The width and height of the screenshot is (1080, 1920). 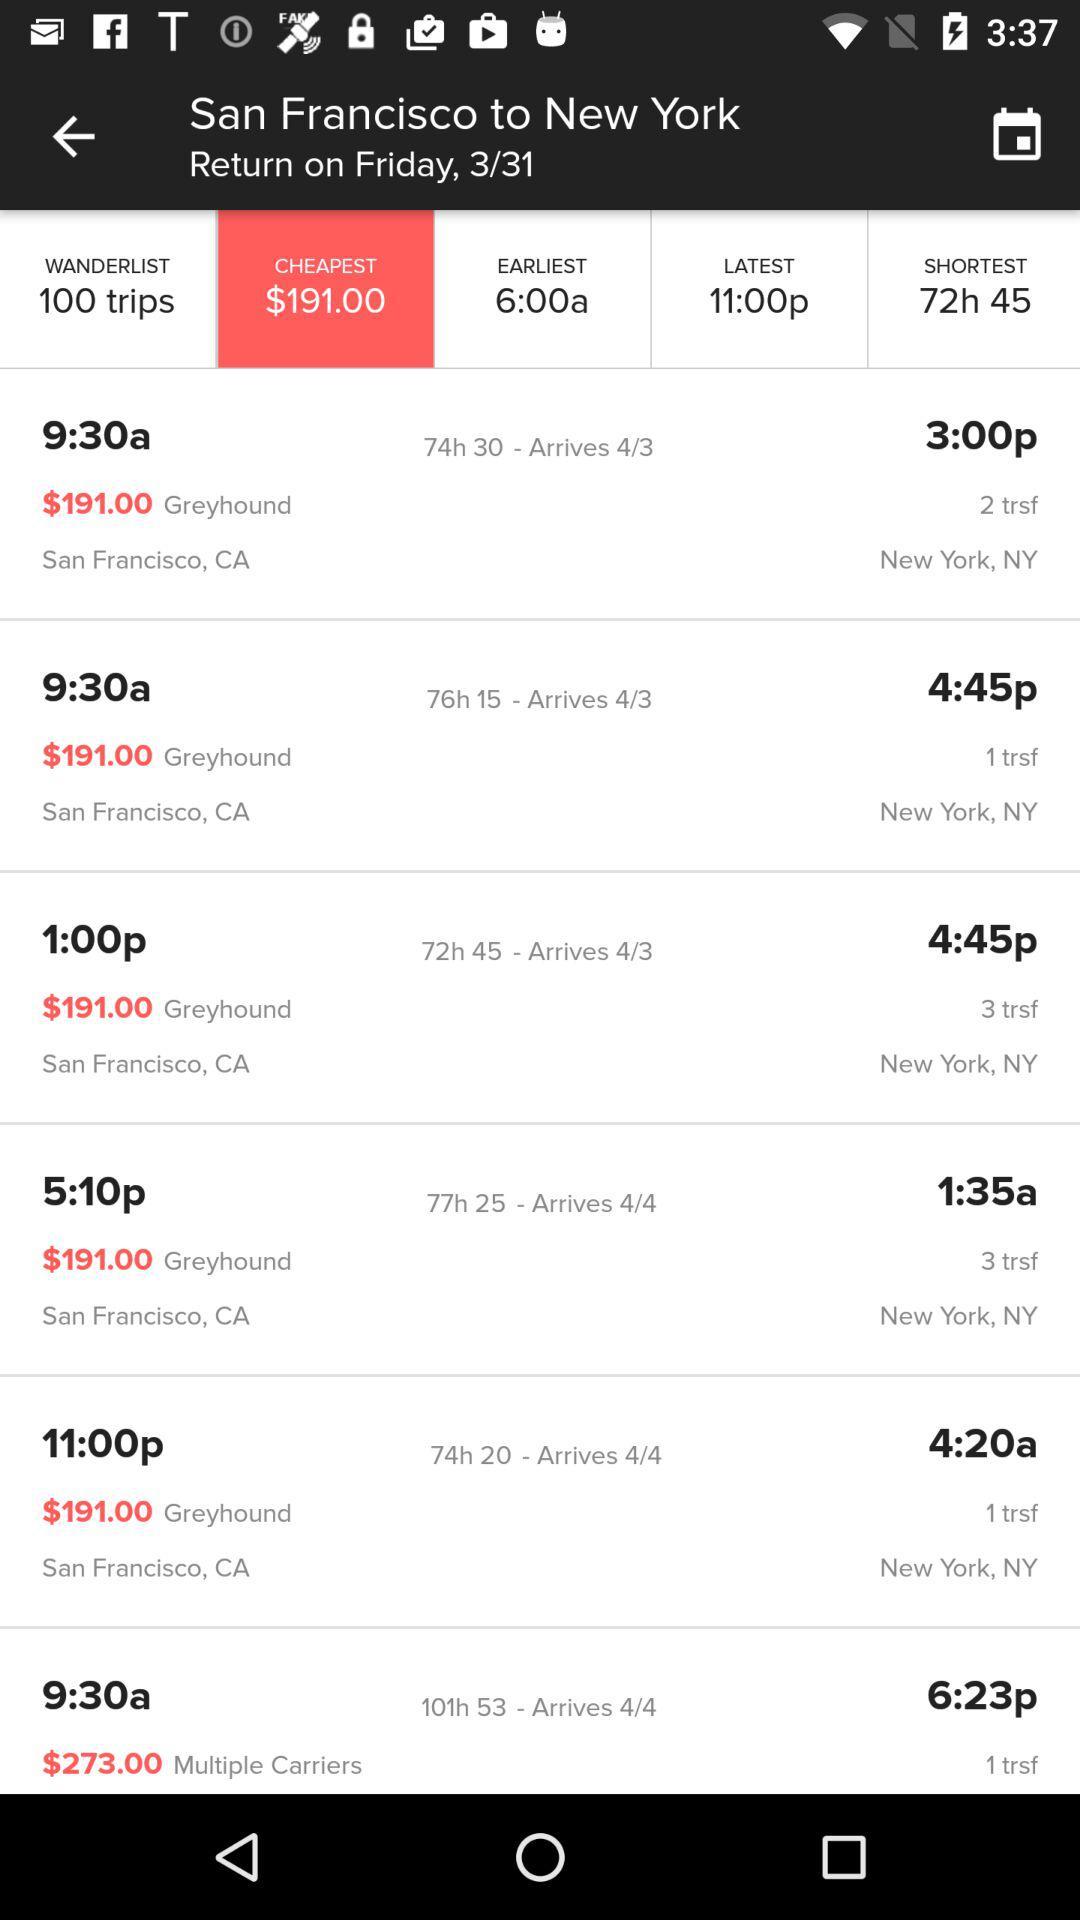 I want to click on the item below the san francisco, ca, so click(x=464, y=699).